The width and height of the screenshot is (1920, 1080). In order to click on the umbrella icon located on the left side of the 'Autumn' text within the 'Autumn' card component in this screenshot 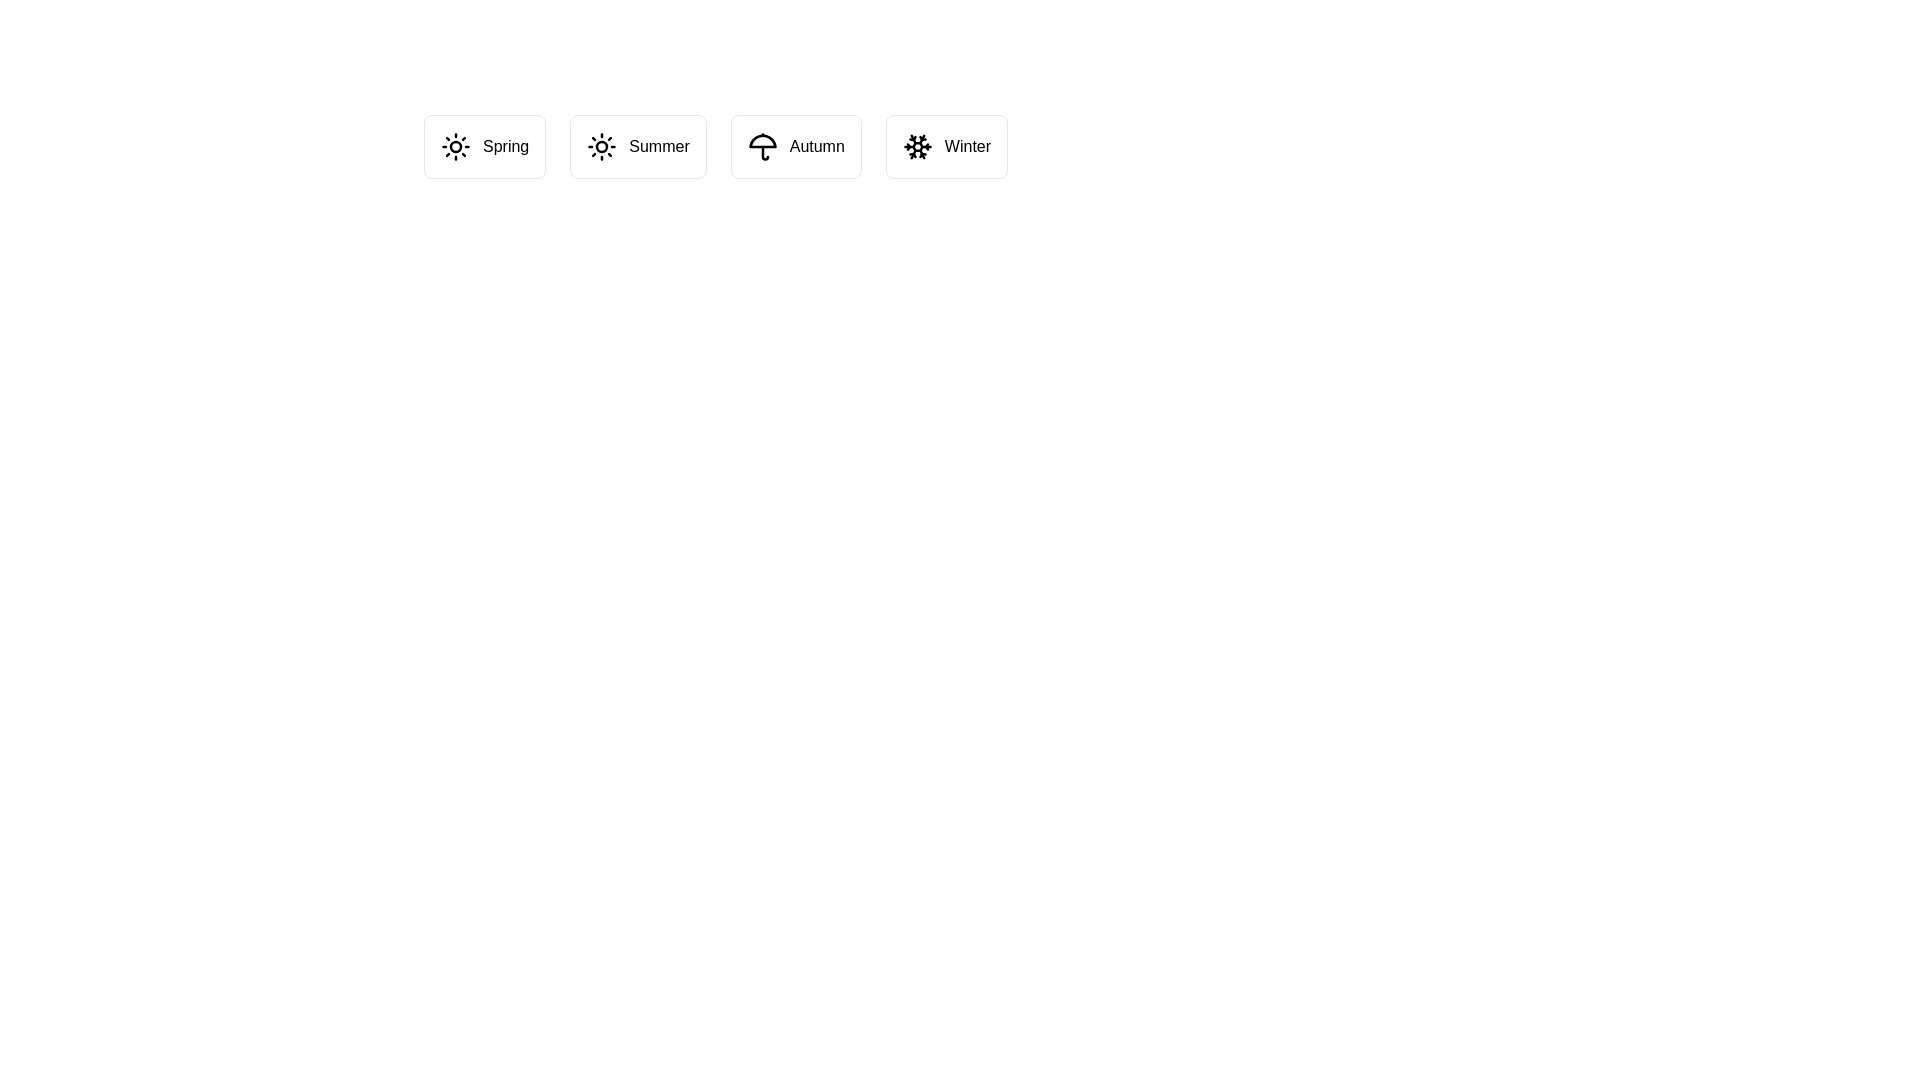, I will do `click(761, 145)`.